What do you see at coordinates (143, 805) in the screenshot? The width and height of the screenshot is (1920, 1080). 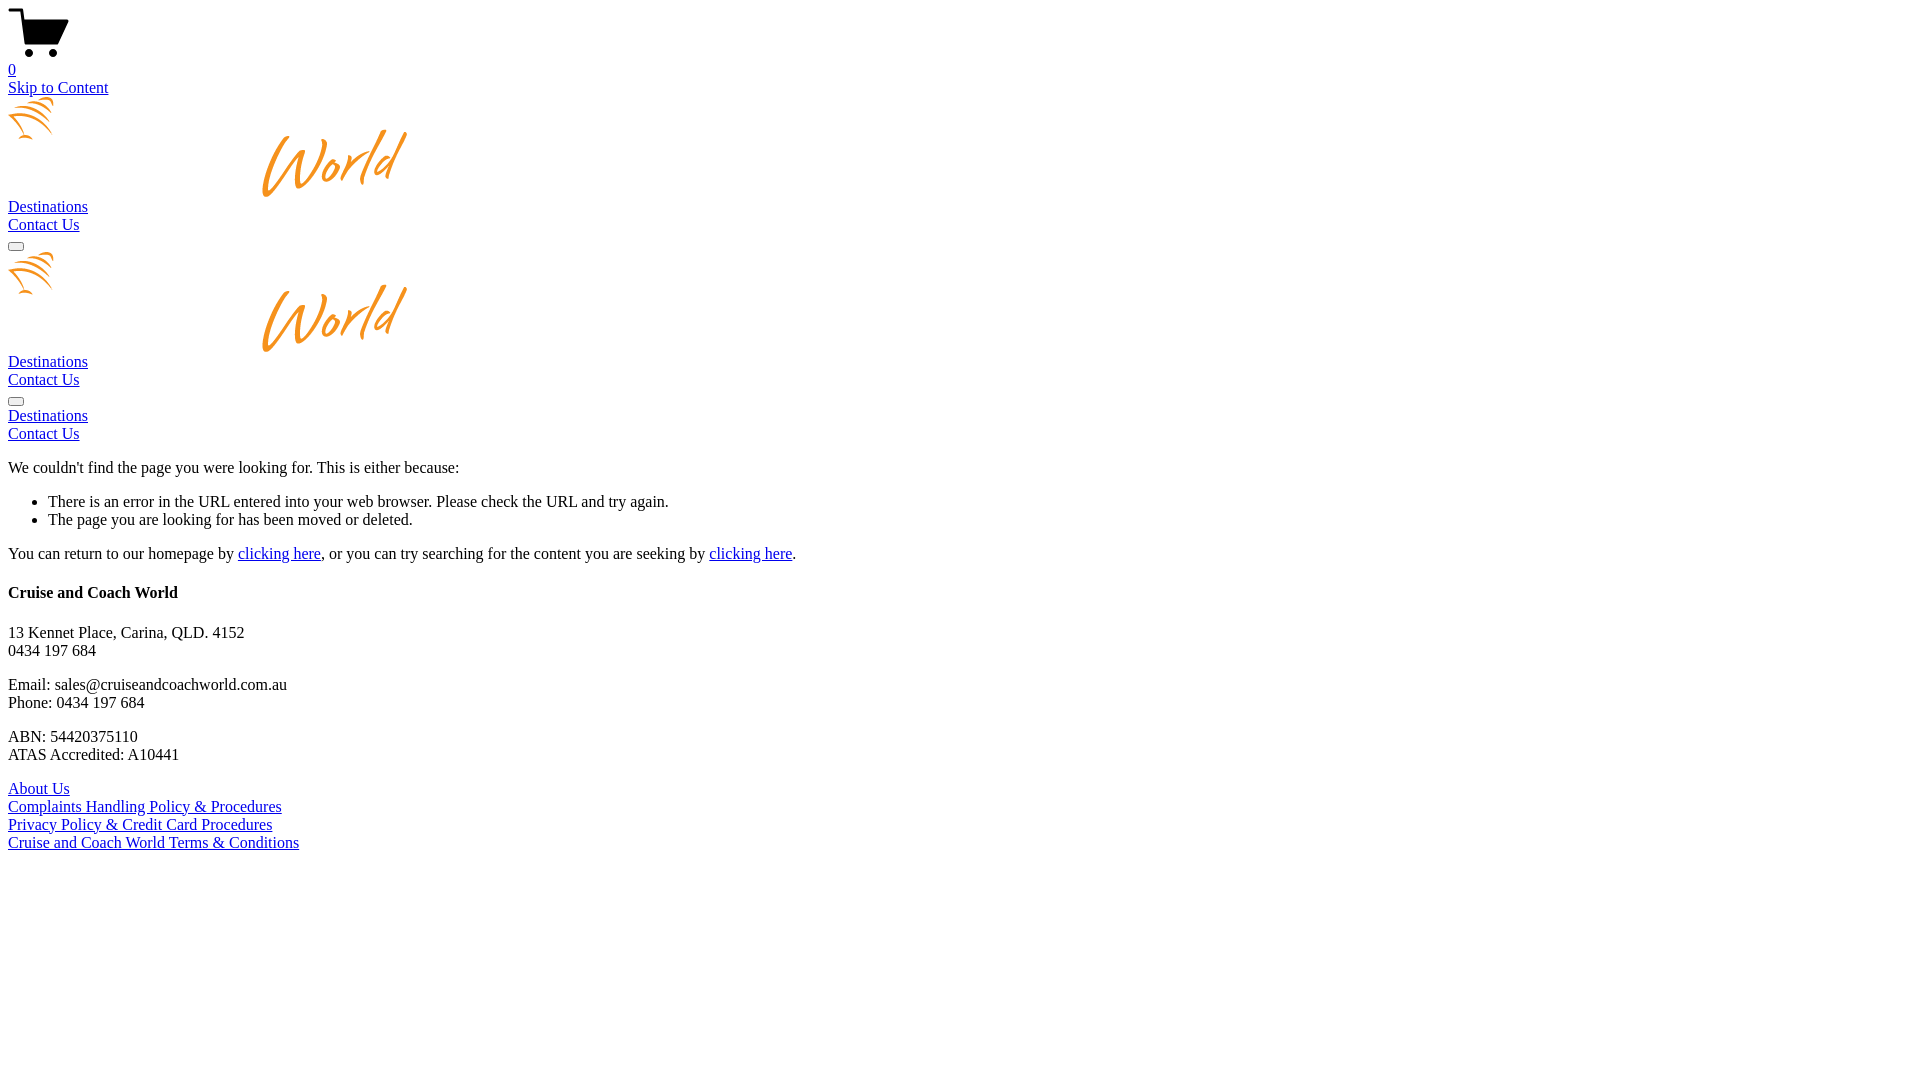 I see `'Complaints Handling Policy & Procedures'` at bounding box center [143, 805].